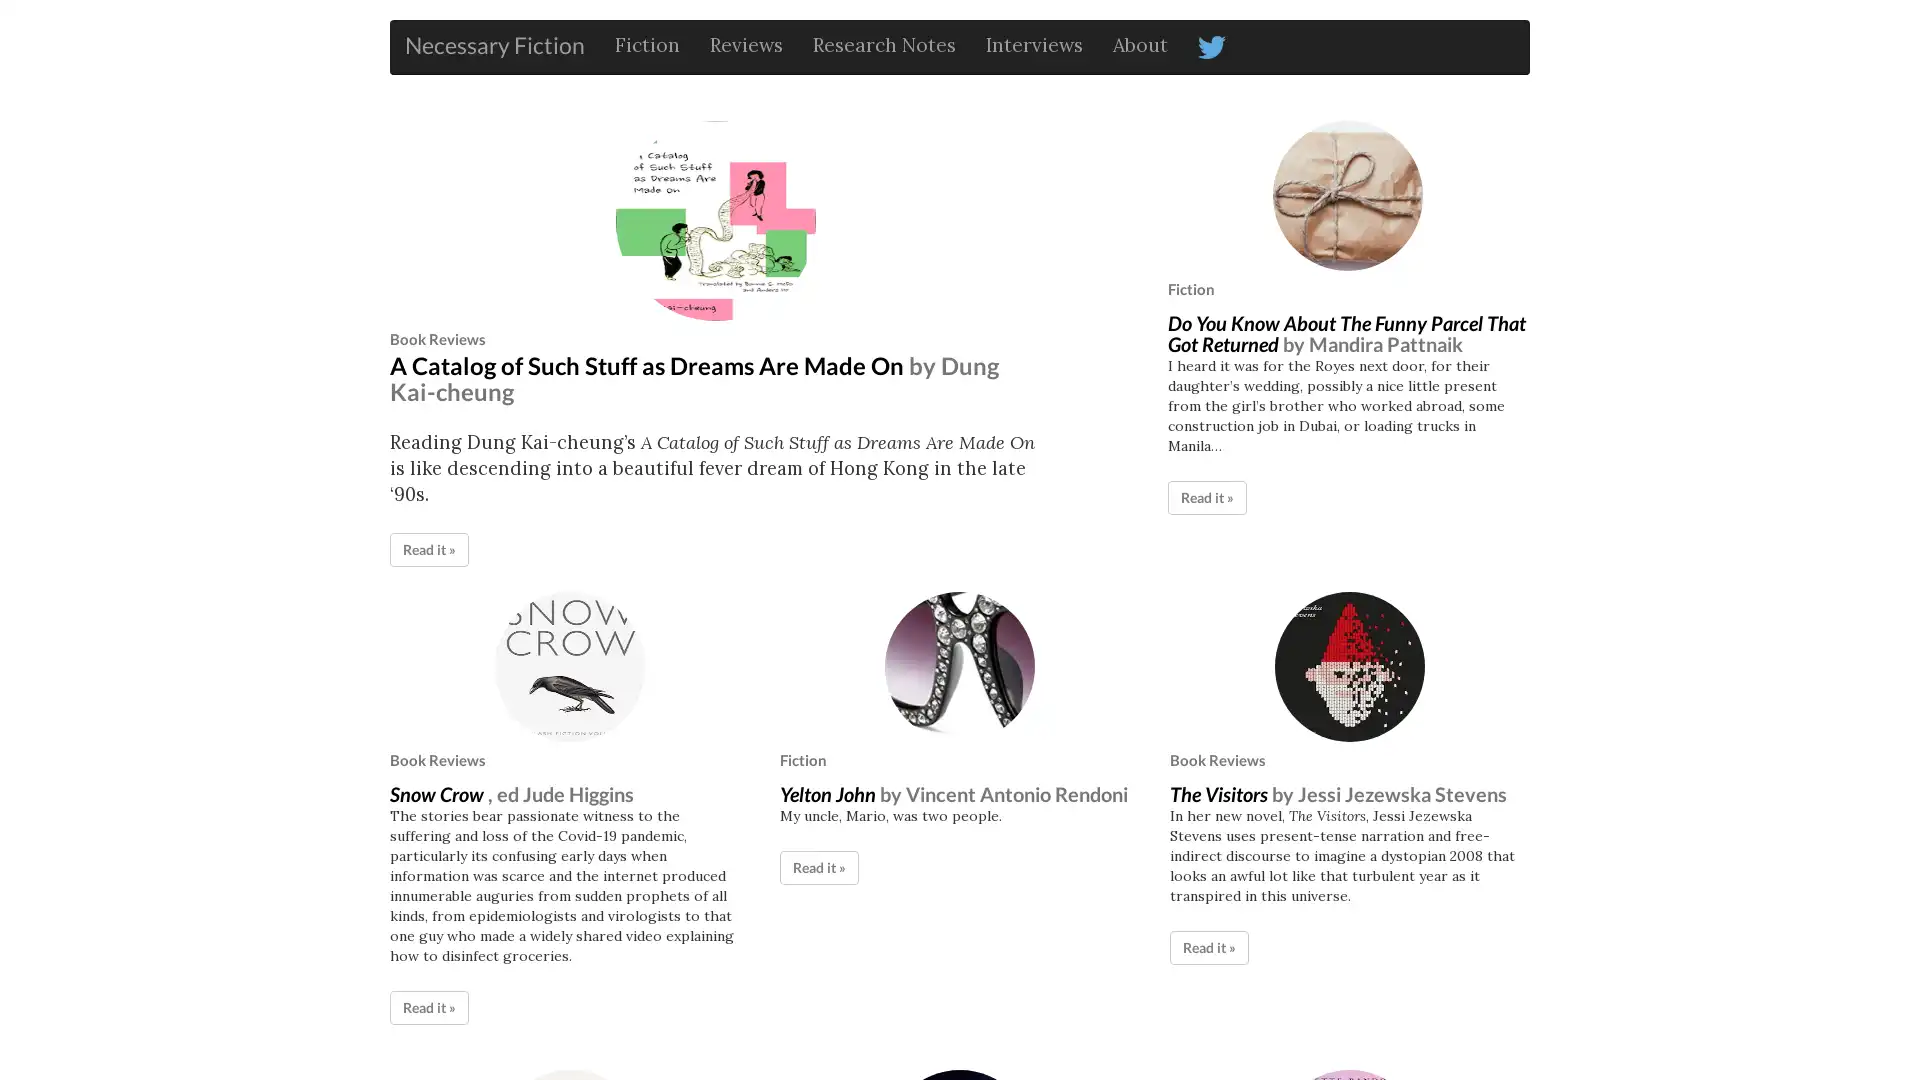  Describe the element at coordinates (1205, 496) in the screenshot. I see `Read it` at that location.